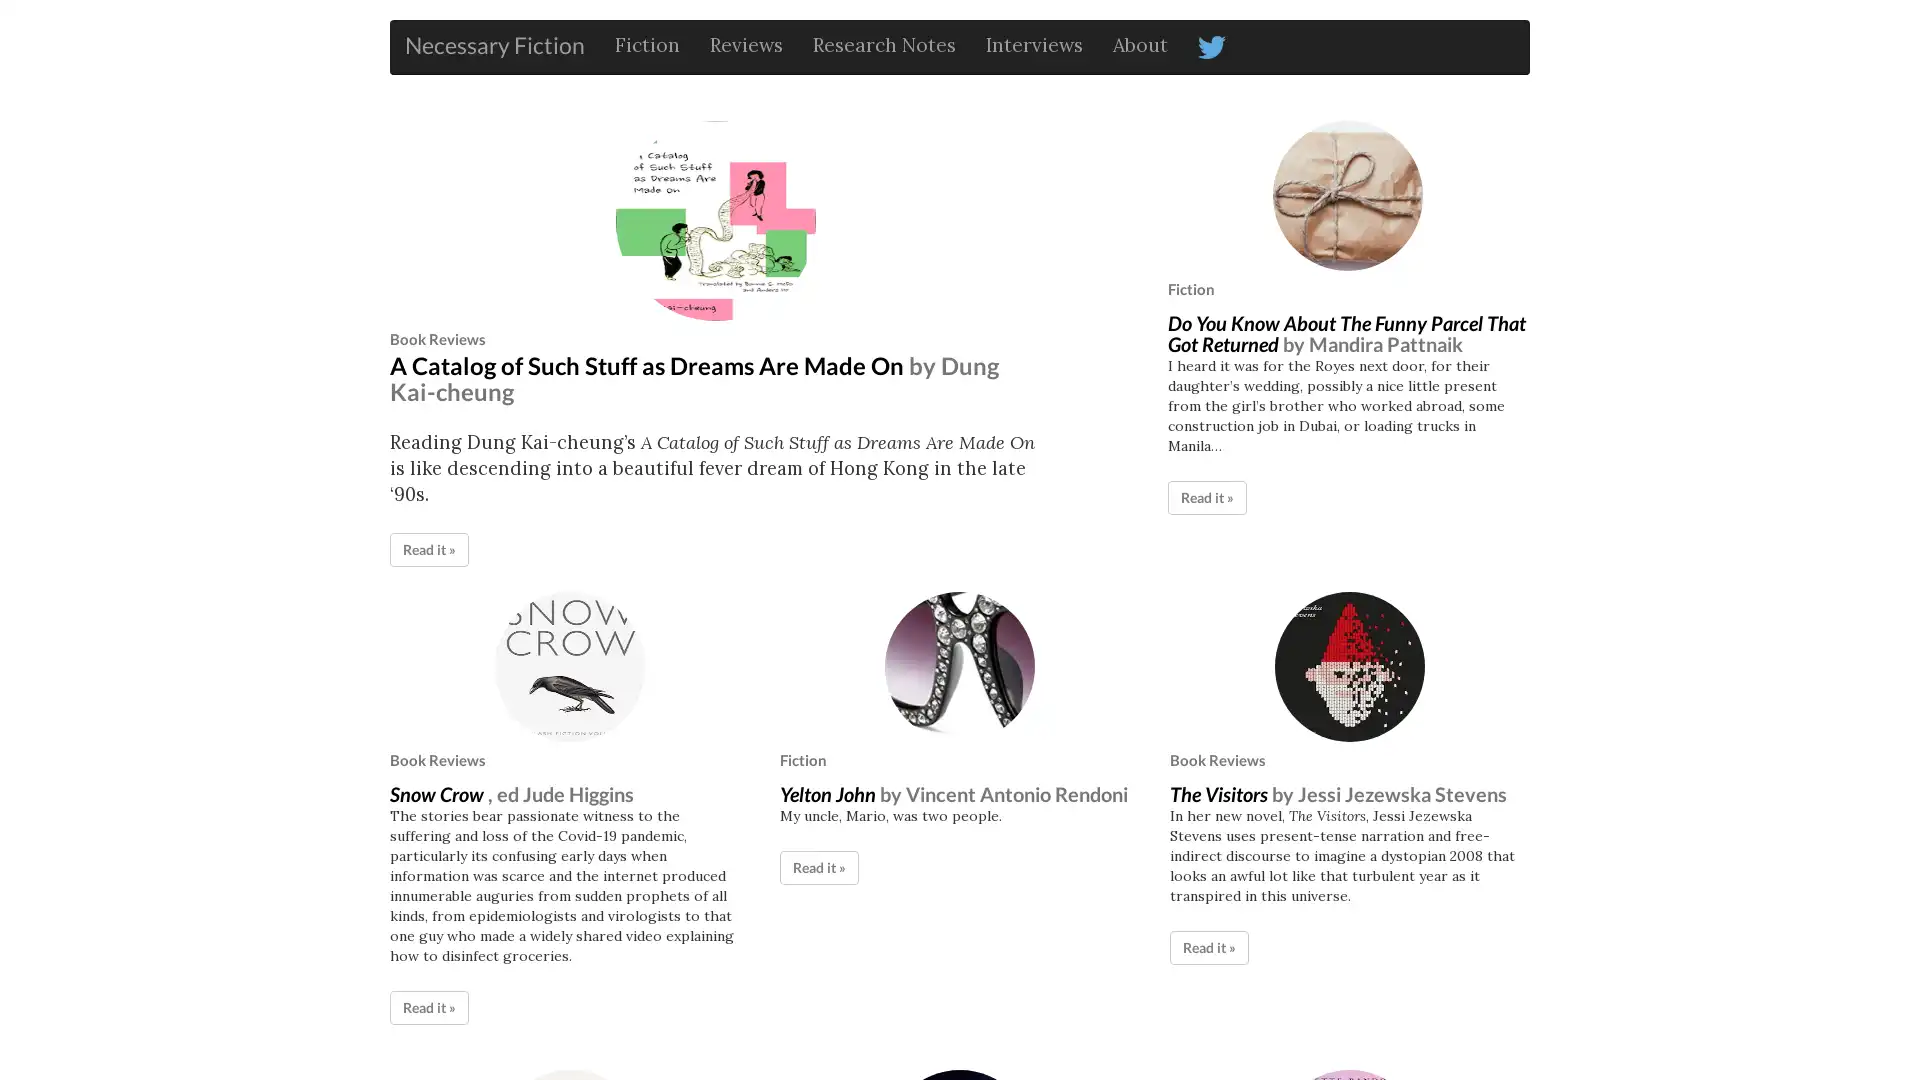  Describe the element at coordinates (1205, 496) in the screenshot. I see `Read it` at that location.